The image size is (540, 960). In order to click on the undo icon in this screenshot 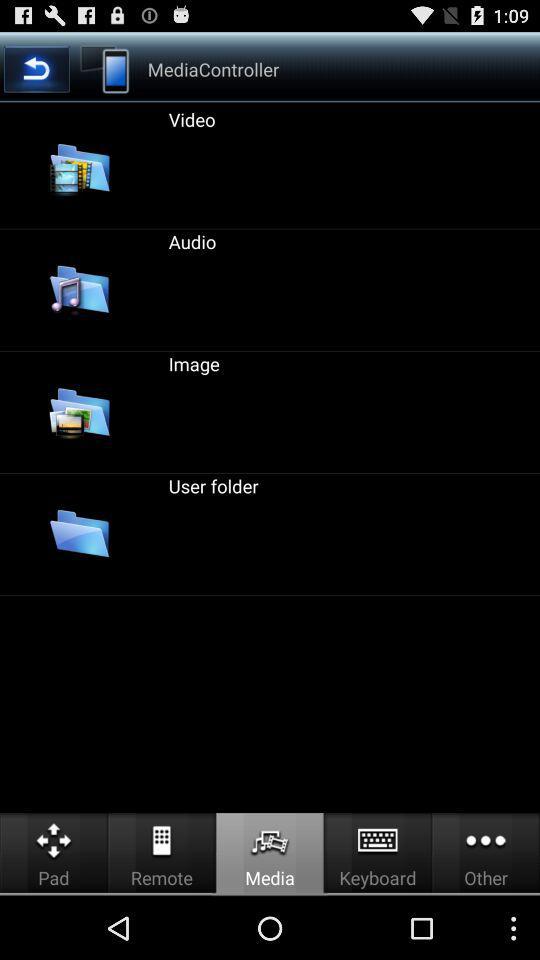, I will do `click(36, 74)`.